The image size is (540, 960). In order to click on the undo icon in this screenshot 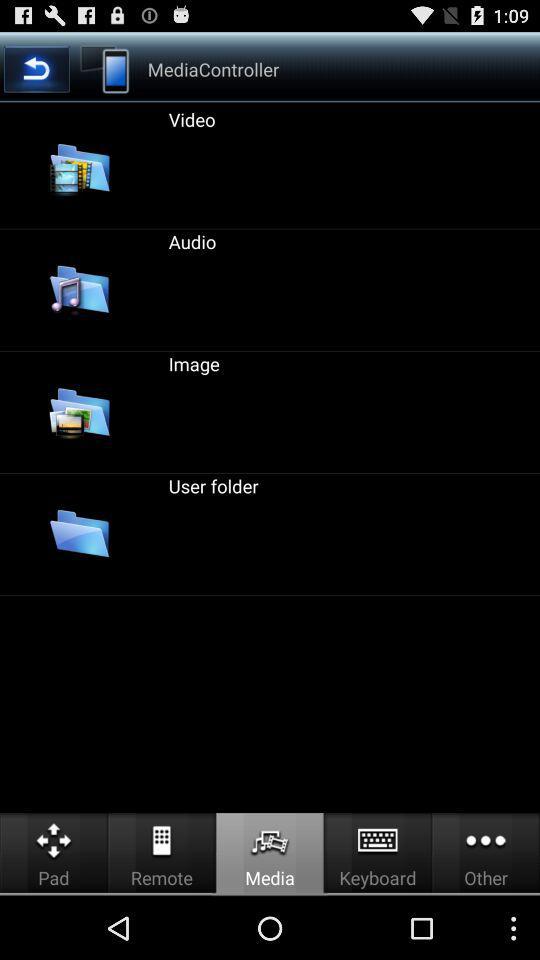, I will do `click(36, 74)`.